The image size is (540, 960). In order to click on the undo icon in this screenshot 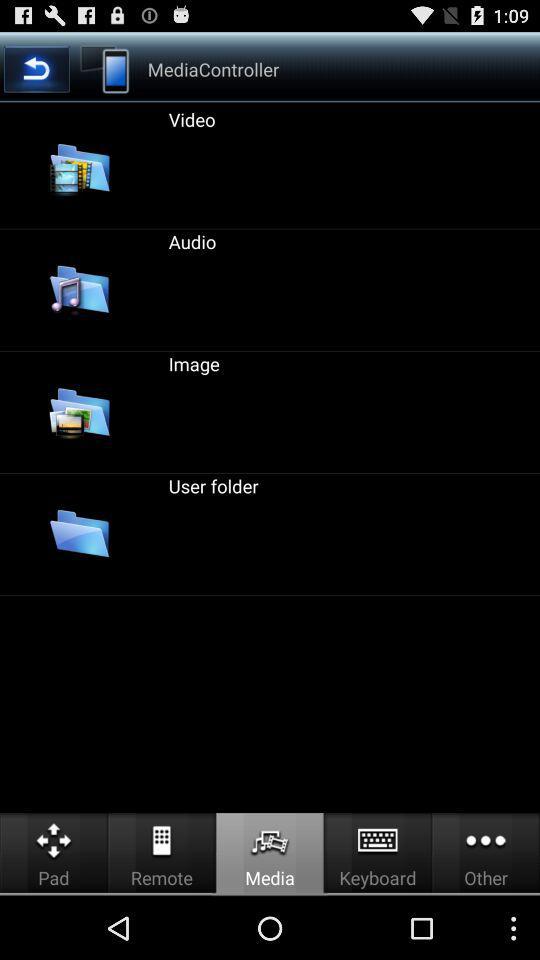, I will do `click(36, 74)`.